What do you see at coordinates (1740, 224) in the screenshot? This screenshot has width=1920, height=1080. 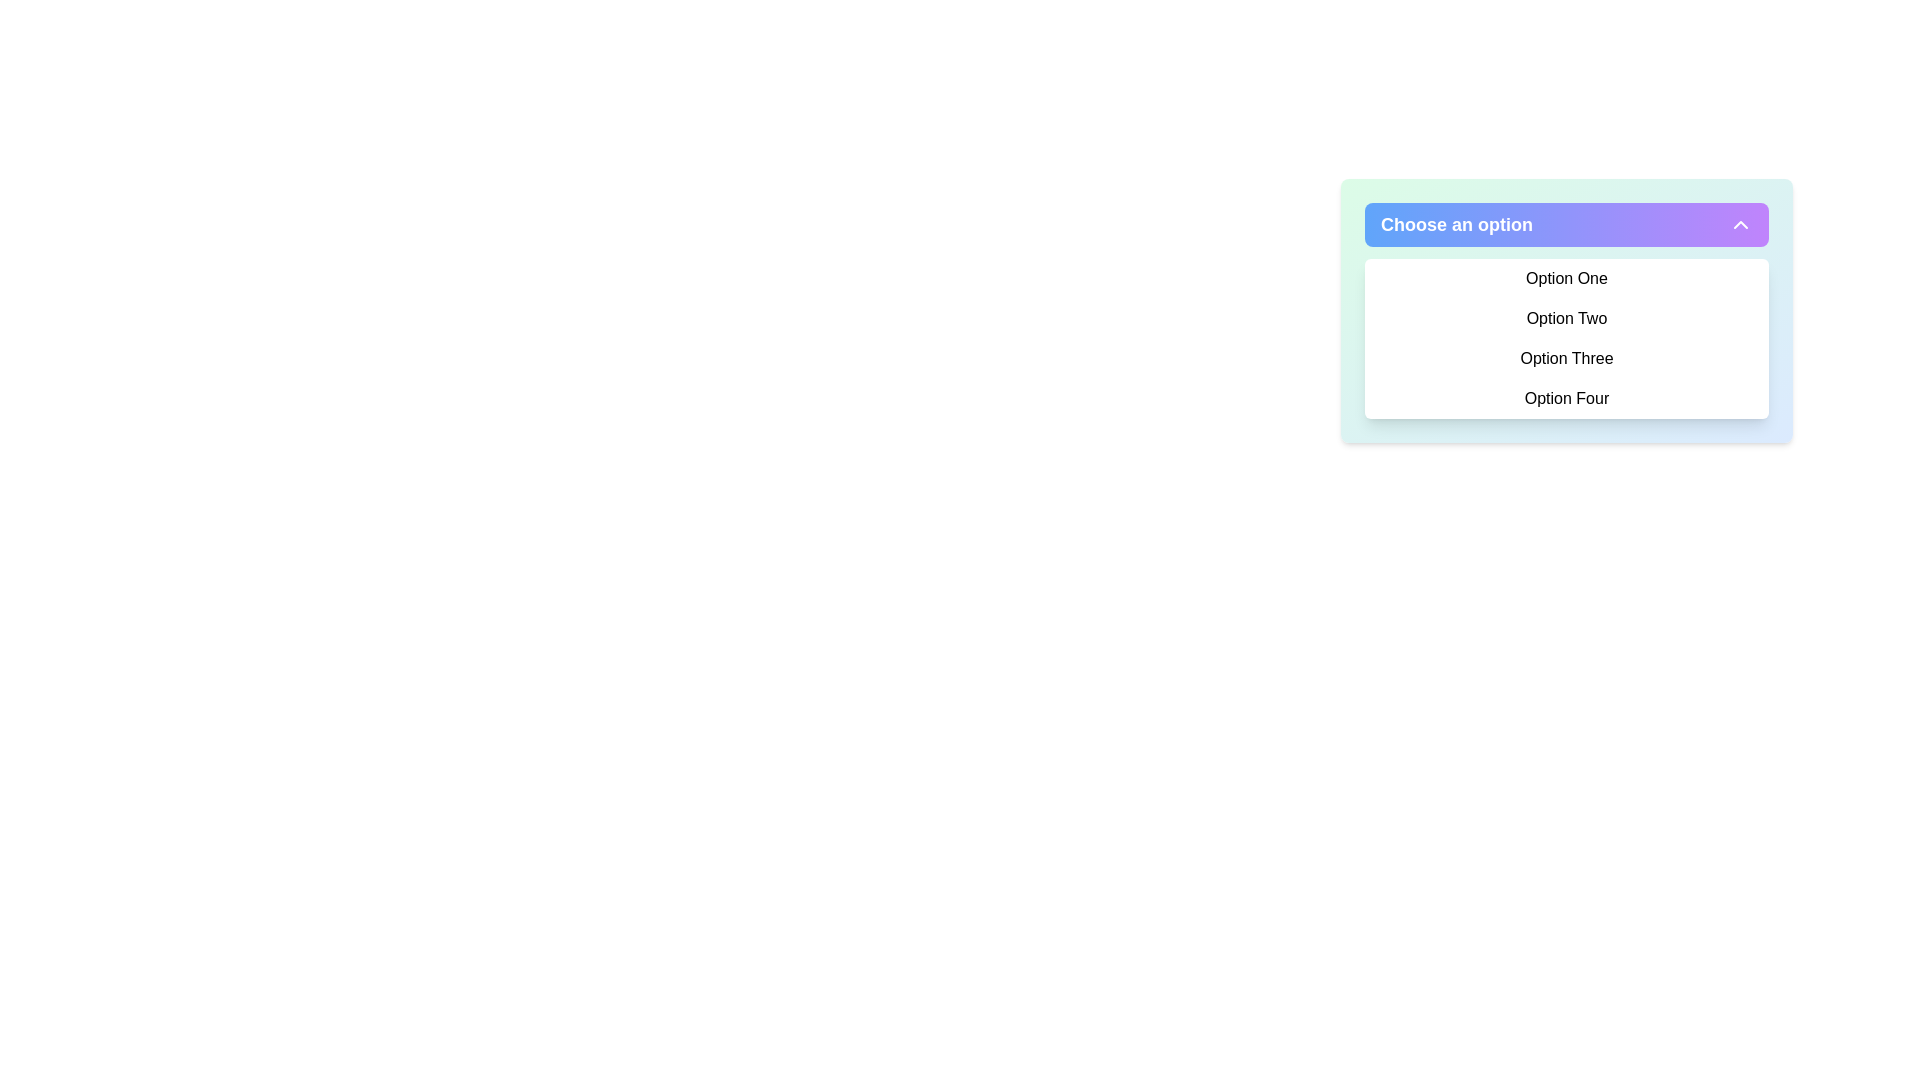 I see `the icon indicating the current state of the dropdown menu, located on the right side of the header labeled 'Choose an option'` at bounding box center [1740, 224].